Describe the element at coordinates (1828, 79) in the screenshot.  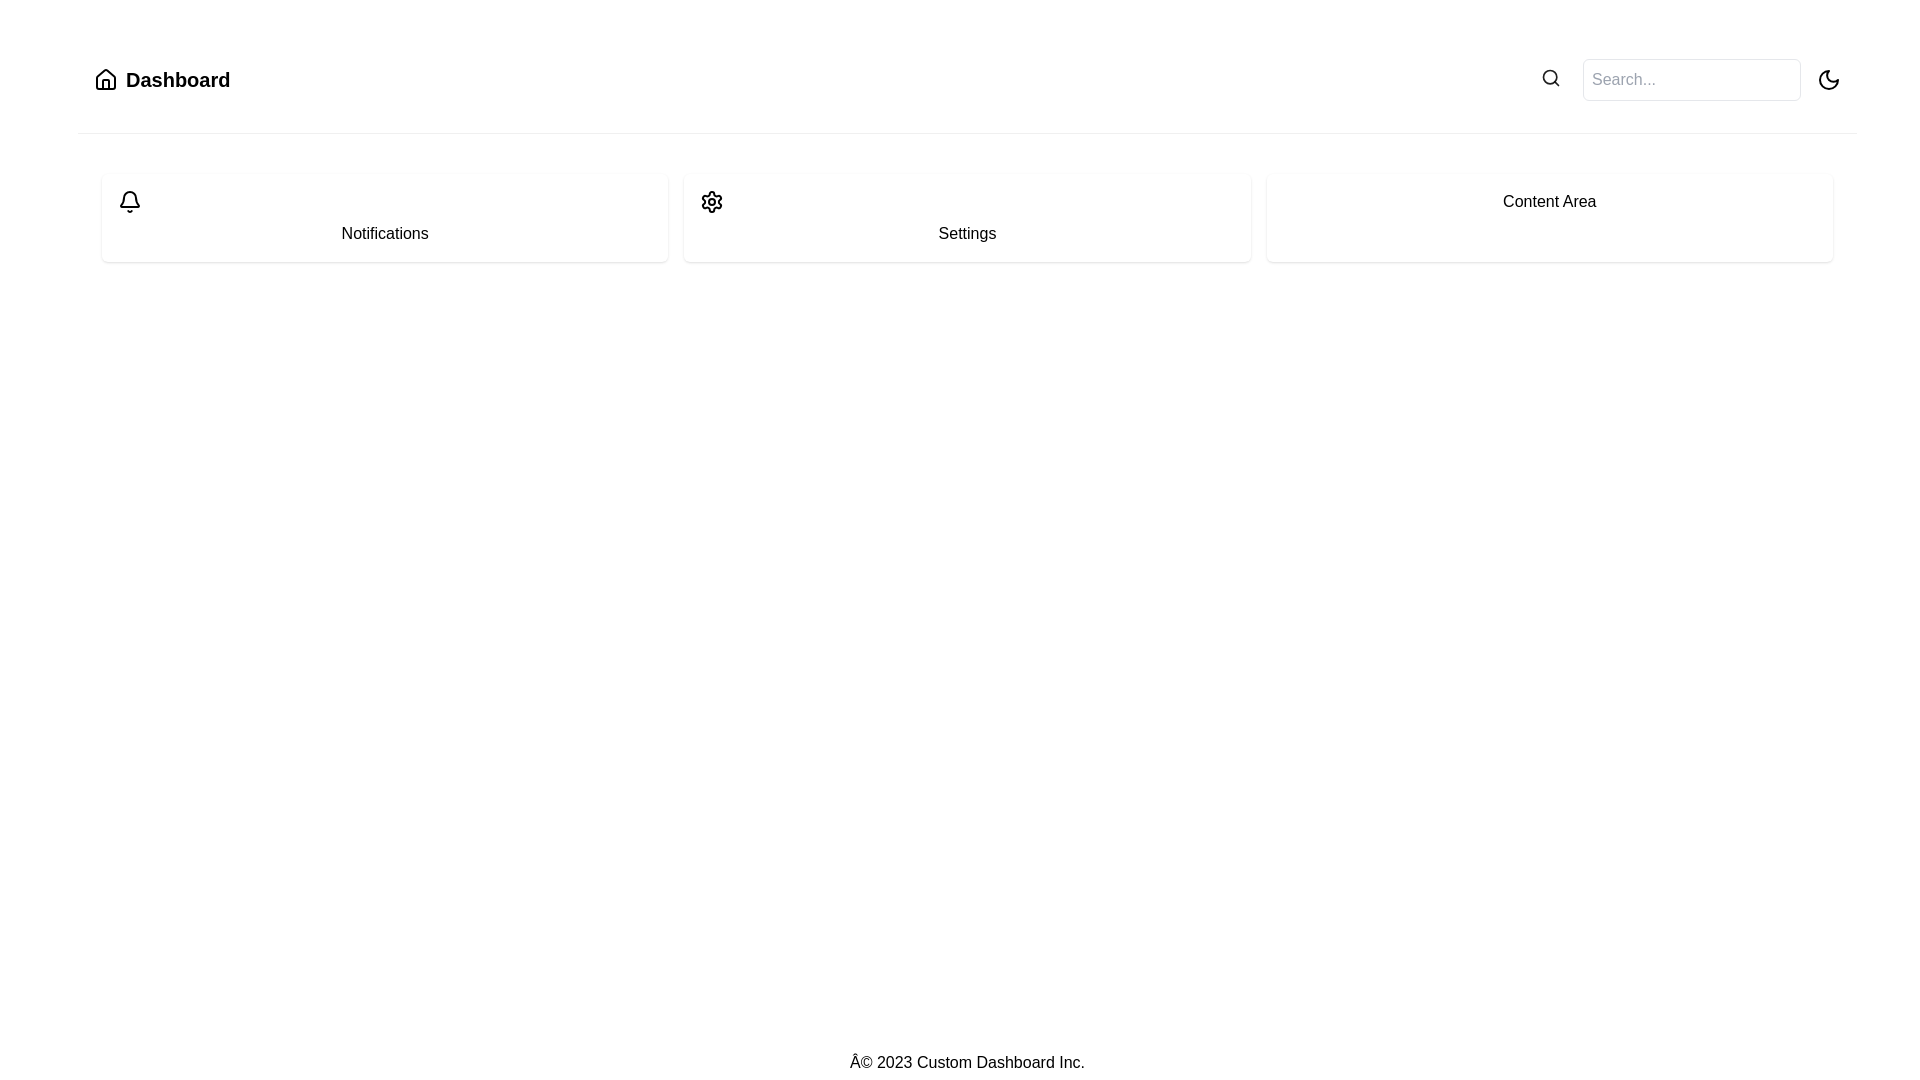
I see `the moon icon in the top-right corner of the interface` at that location.